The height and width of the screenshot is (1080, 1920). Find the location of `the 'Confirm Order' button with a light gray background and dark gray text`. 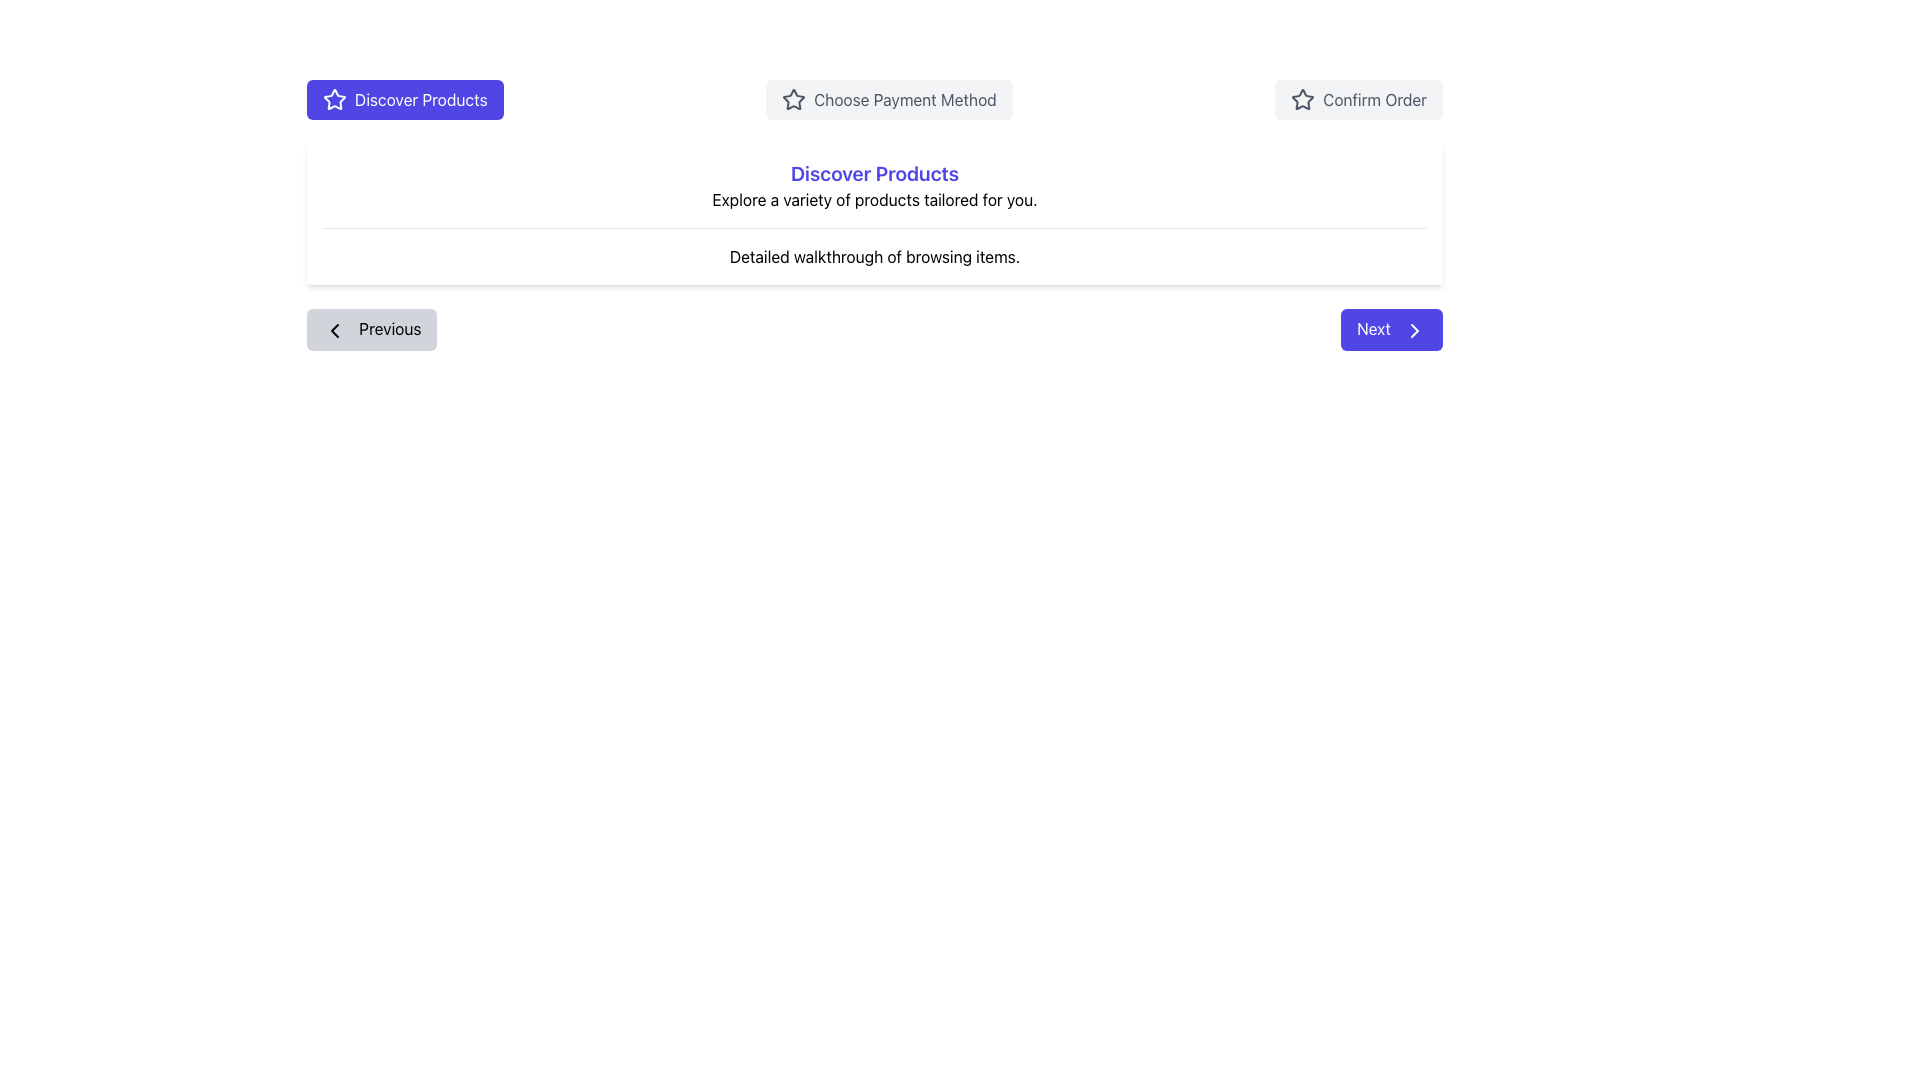

the 'Confirm Order' button with a light gray background and dark gray text is located at coordinates (1358, 100).